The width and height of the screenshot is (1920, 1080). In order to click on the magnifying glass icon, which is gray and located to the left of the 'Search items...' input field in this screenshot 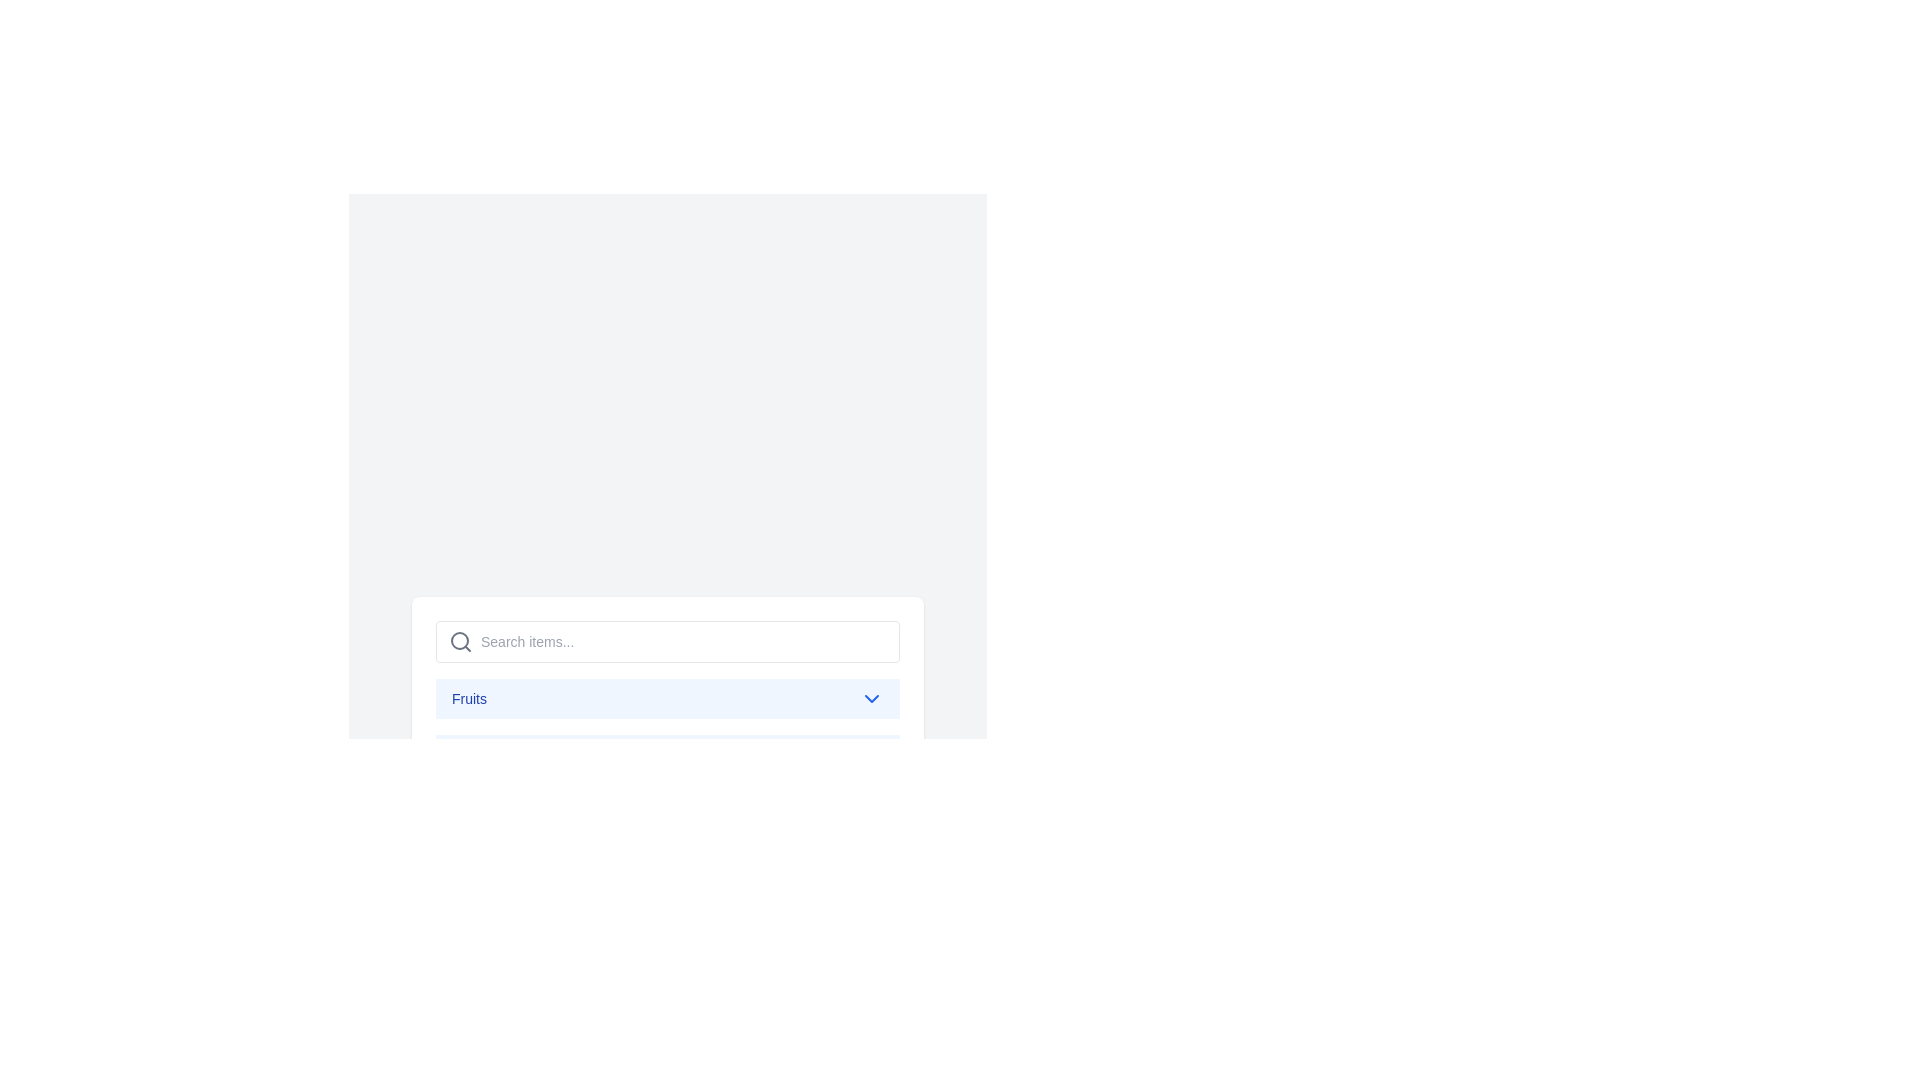, I will do `click(459, 641)`.